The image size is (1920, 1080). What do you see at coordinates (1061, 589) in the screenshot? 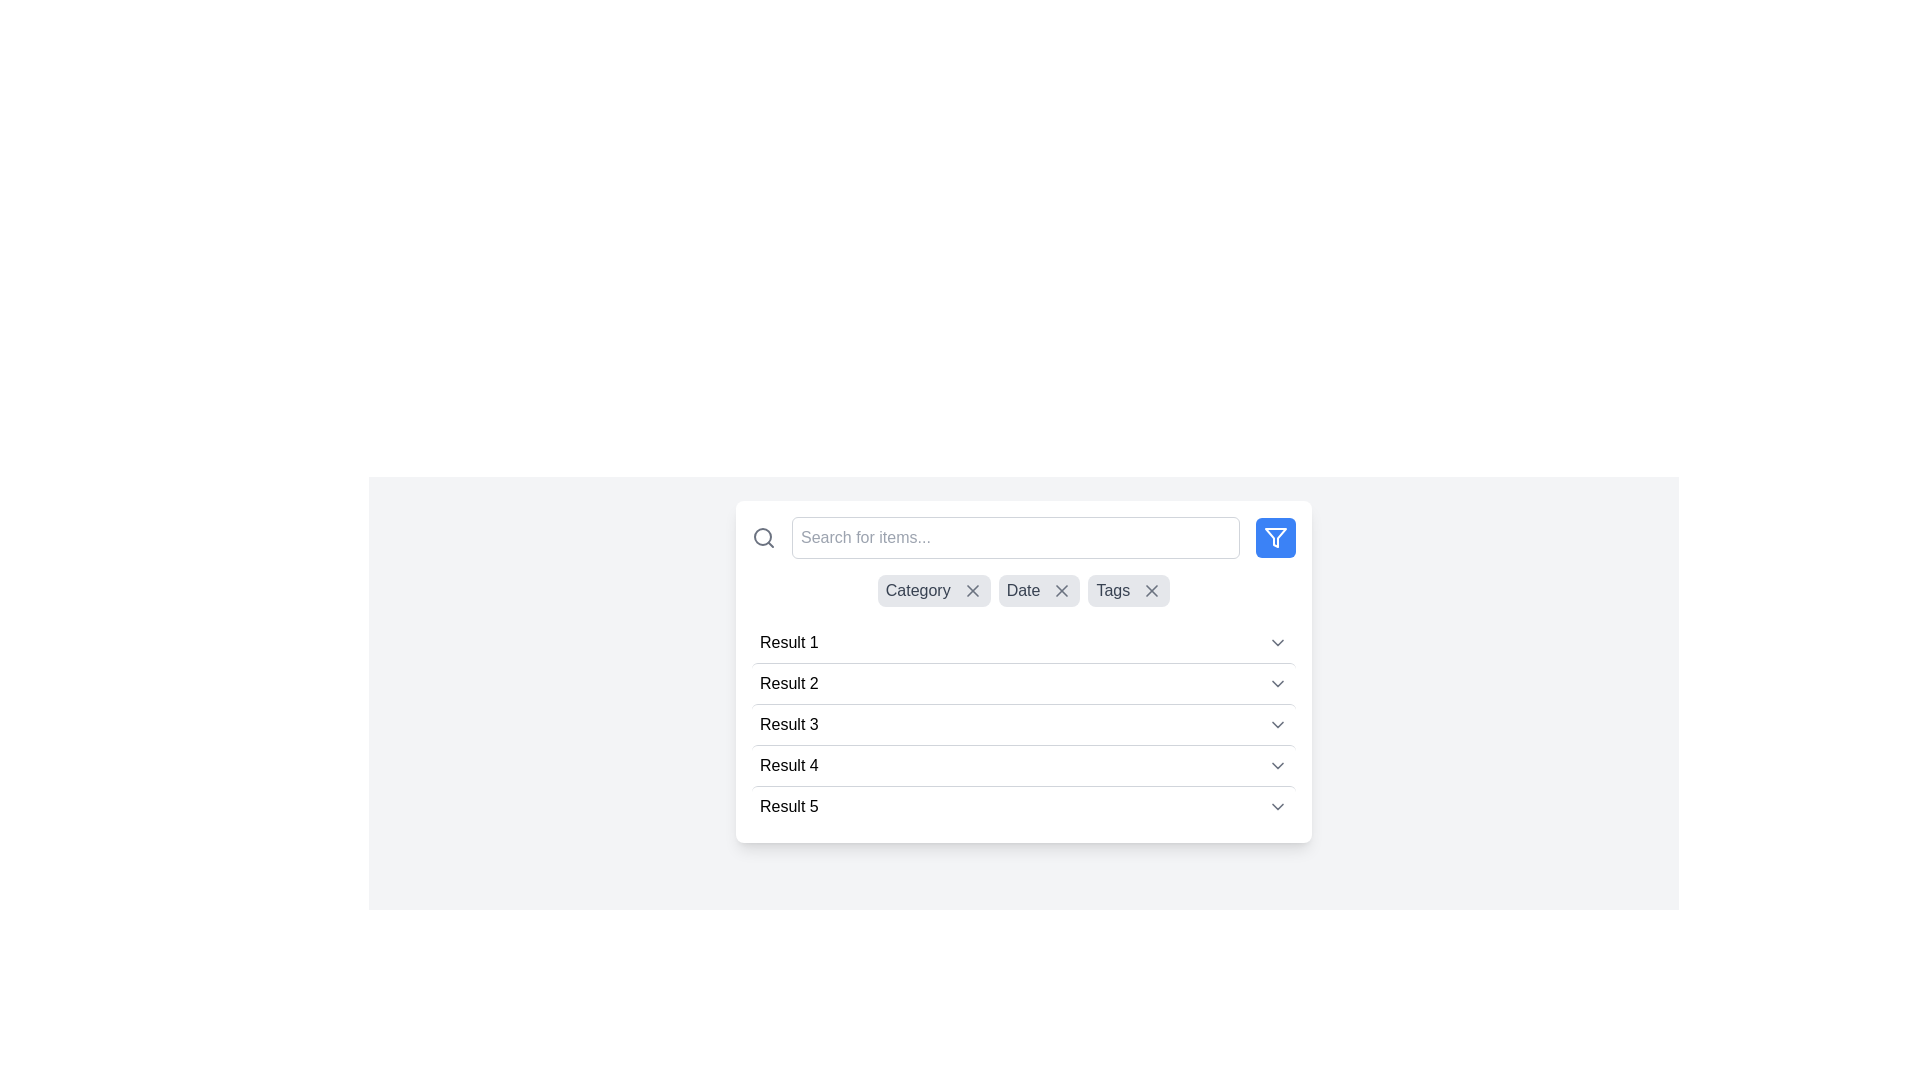
I see `the small cross-shaped icon located above the 'Result 1, Result 2' section in the 'Date' tab of filtering options` at bounding box center [1061, 589].